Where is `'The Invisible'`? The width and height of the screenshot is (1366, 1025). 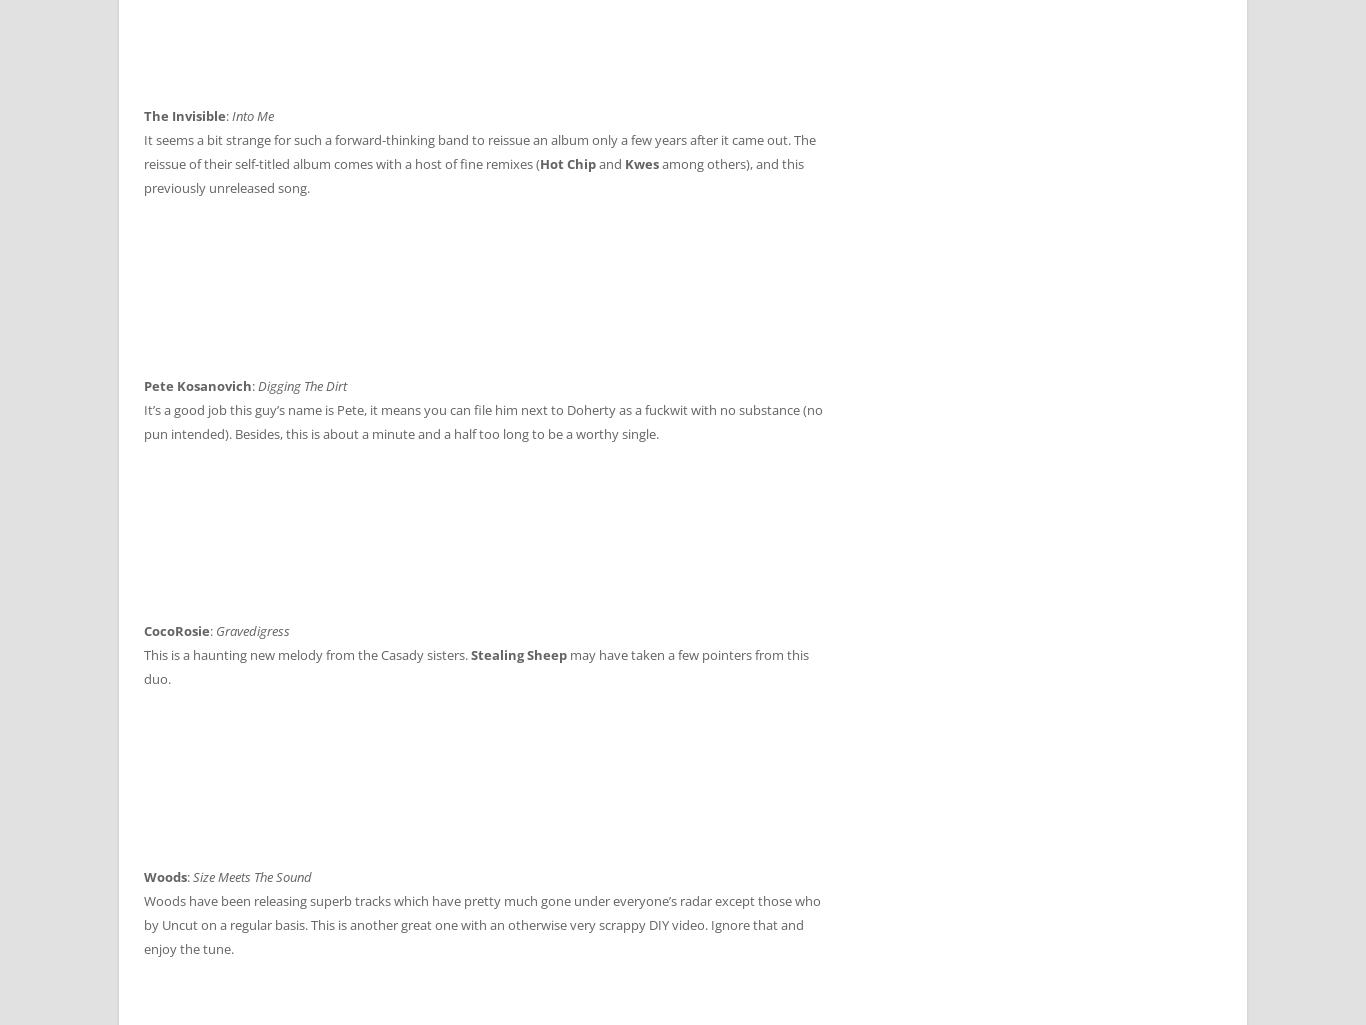 'The Invisible' is located at coordinates (183, 115).